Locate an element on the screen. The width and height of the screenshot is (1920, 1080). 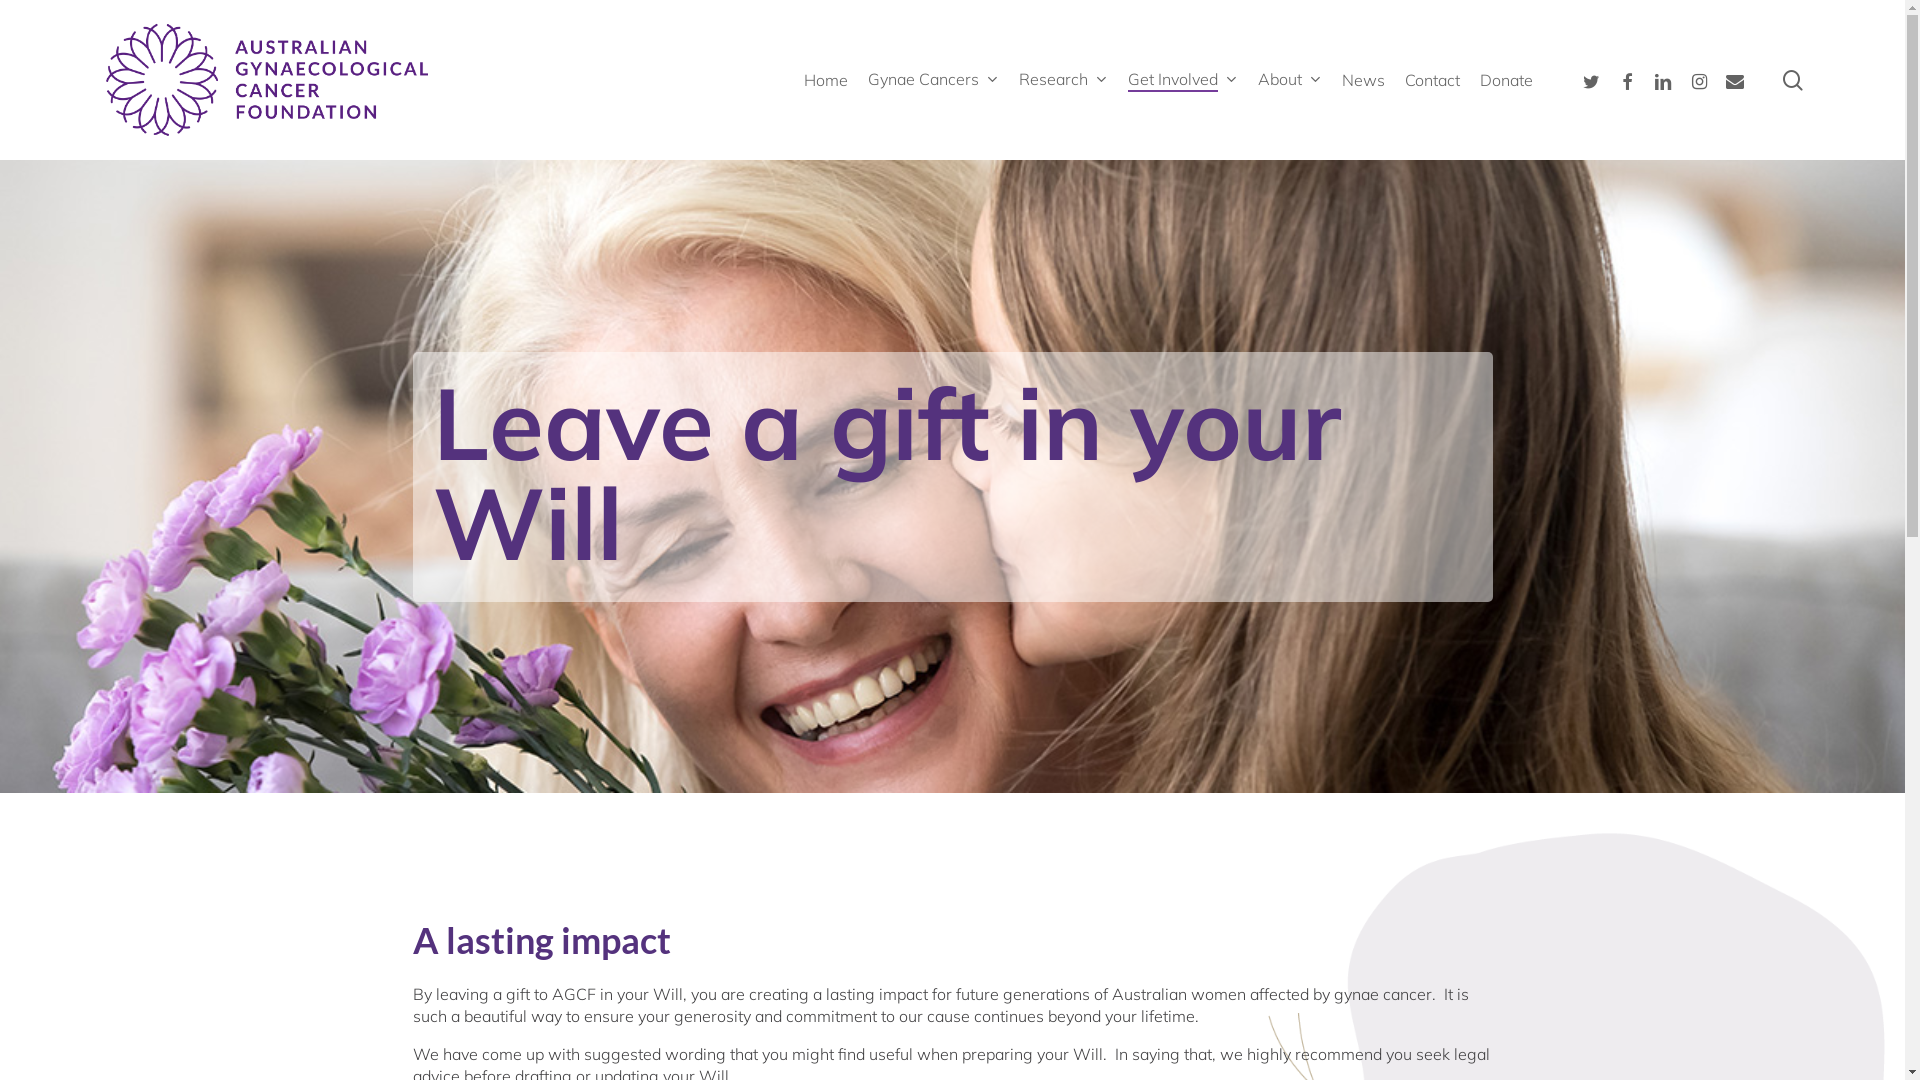
'About' is located at coordinates (1290, 79).